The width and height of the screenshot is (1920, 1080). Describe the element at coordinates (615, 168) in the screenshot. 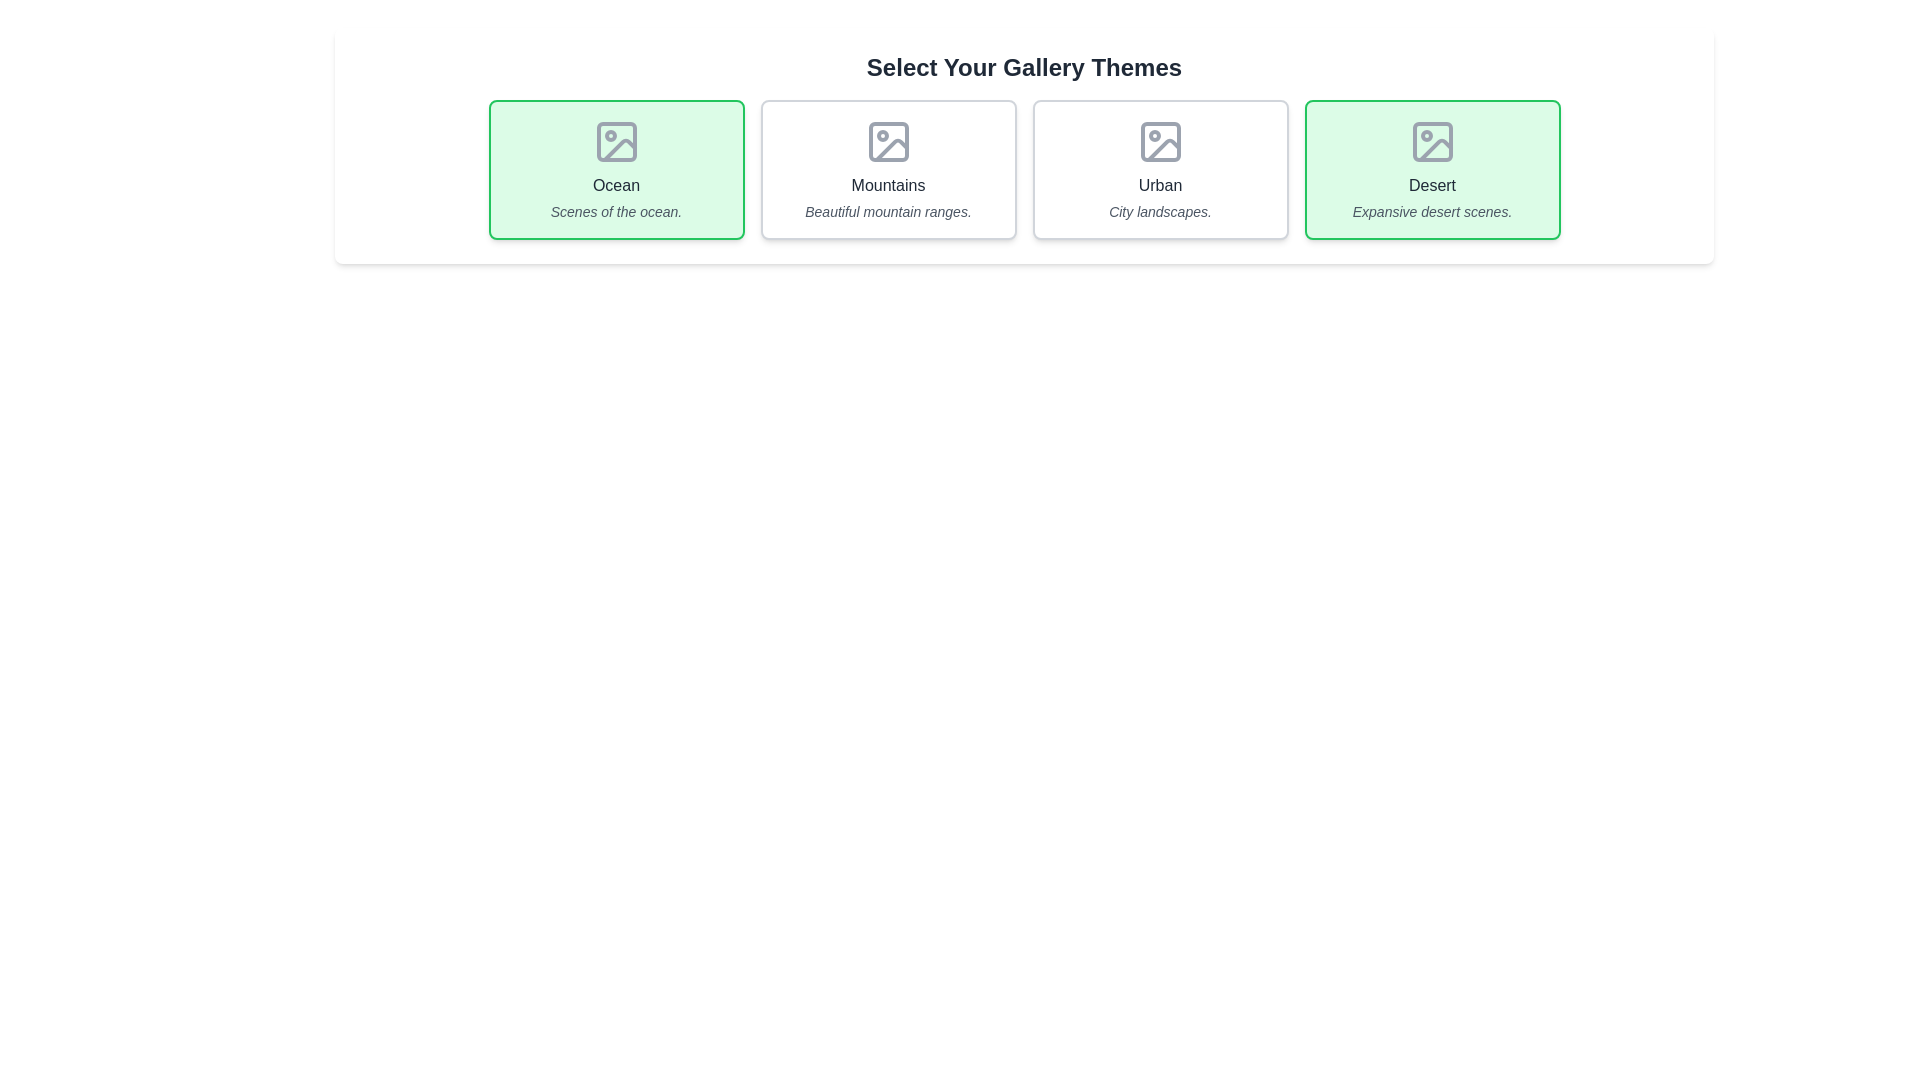

I see `the tag labeled Ocean` at that location.